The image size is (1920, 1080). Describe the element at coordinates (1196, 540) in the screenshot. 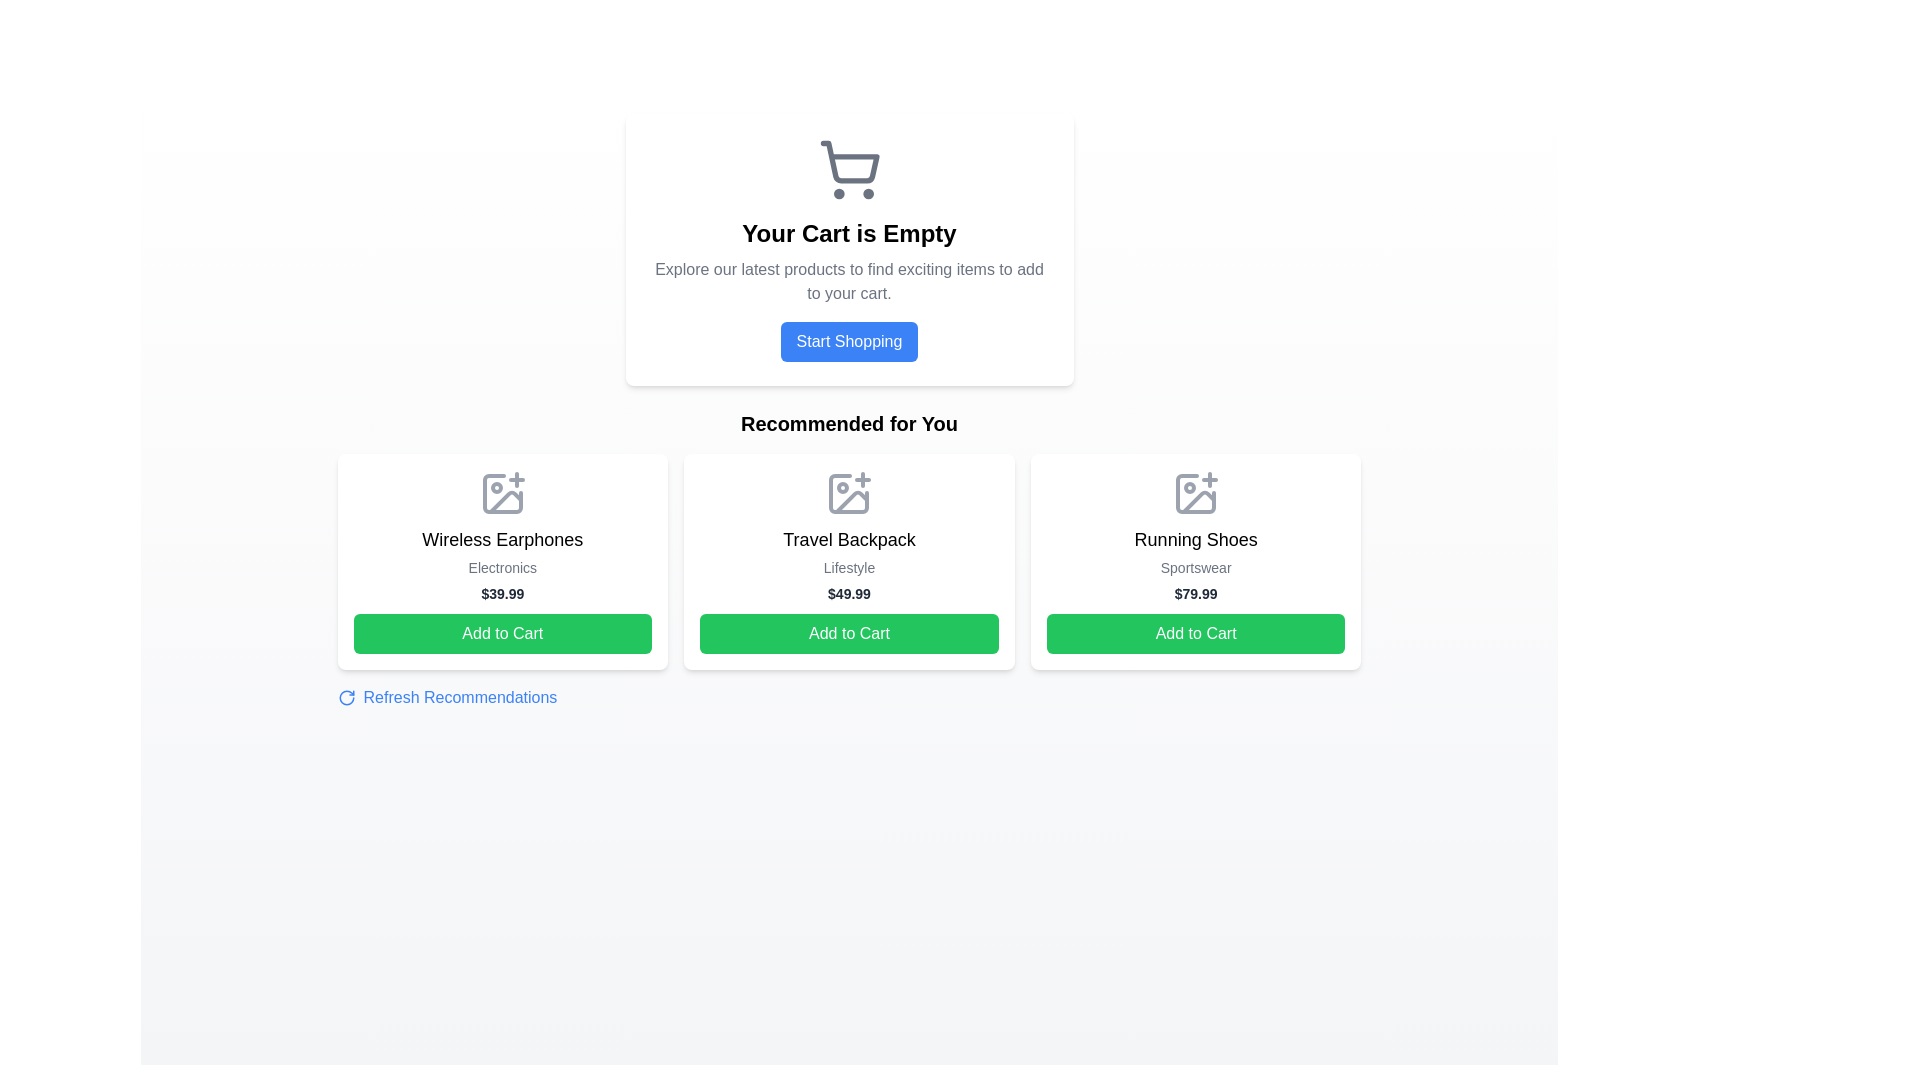

I see `the 'Running Shoes' text label, which serves as the product title in the middle column of the card layout, positioned below the image placeholder and above the 'Sportswear' label` at that location.